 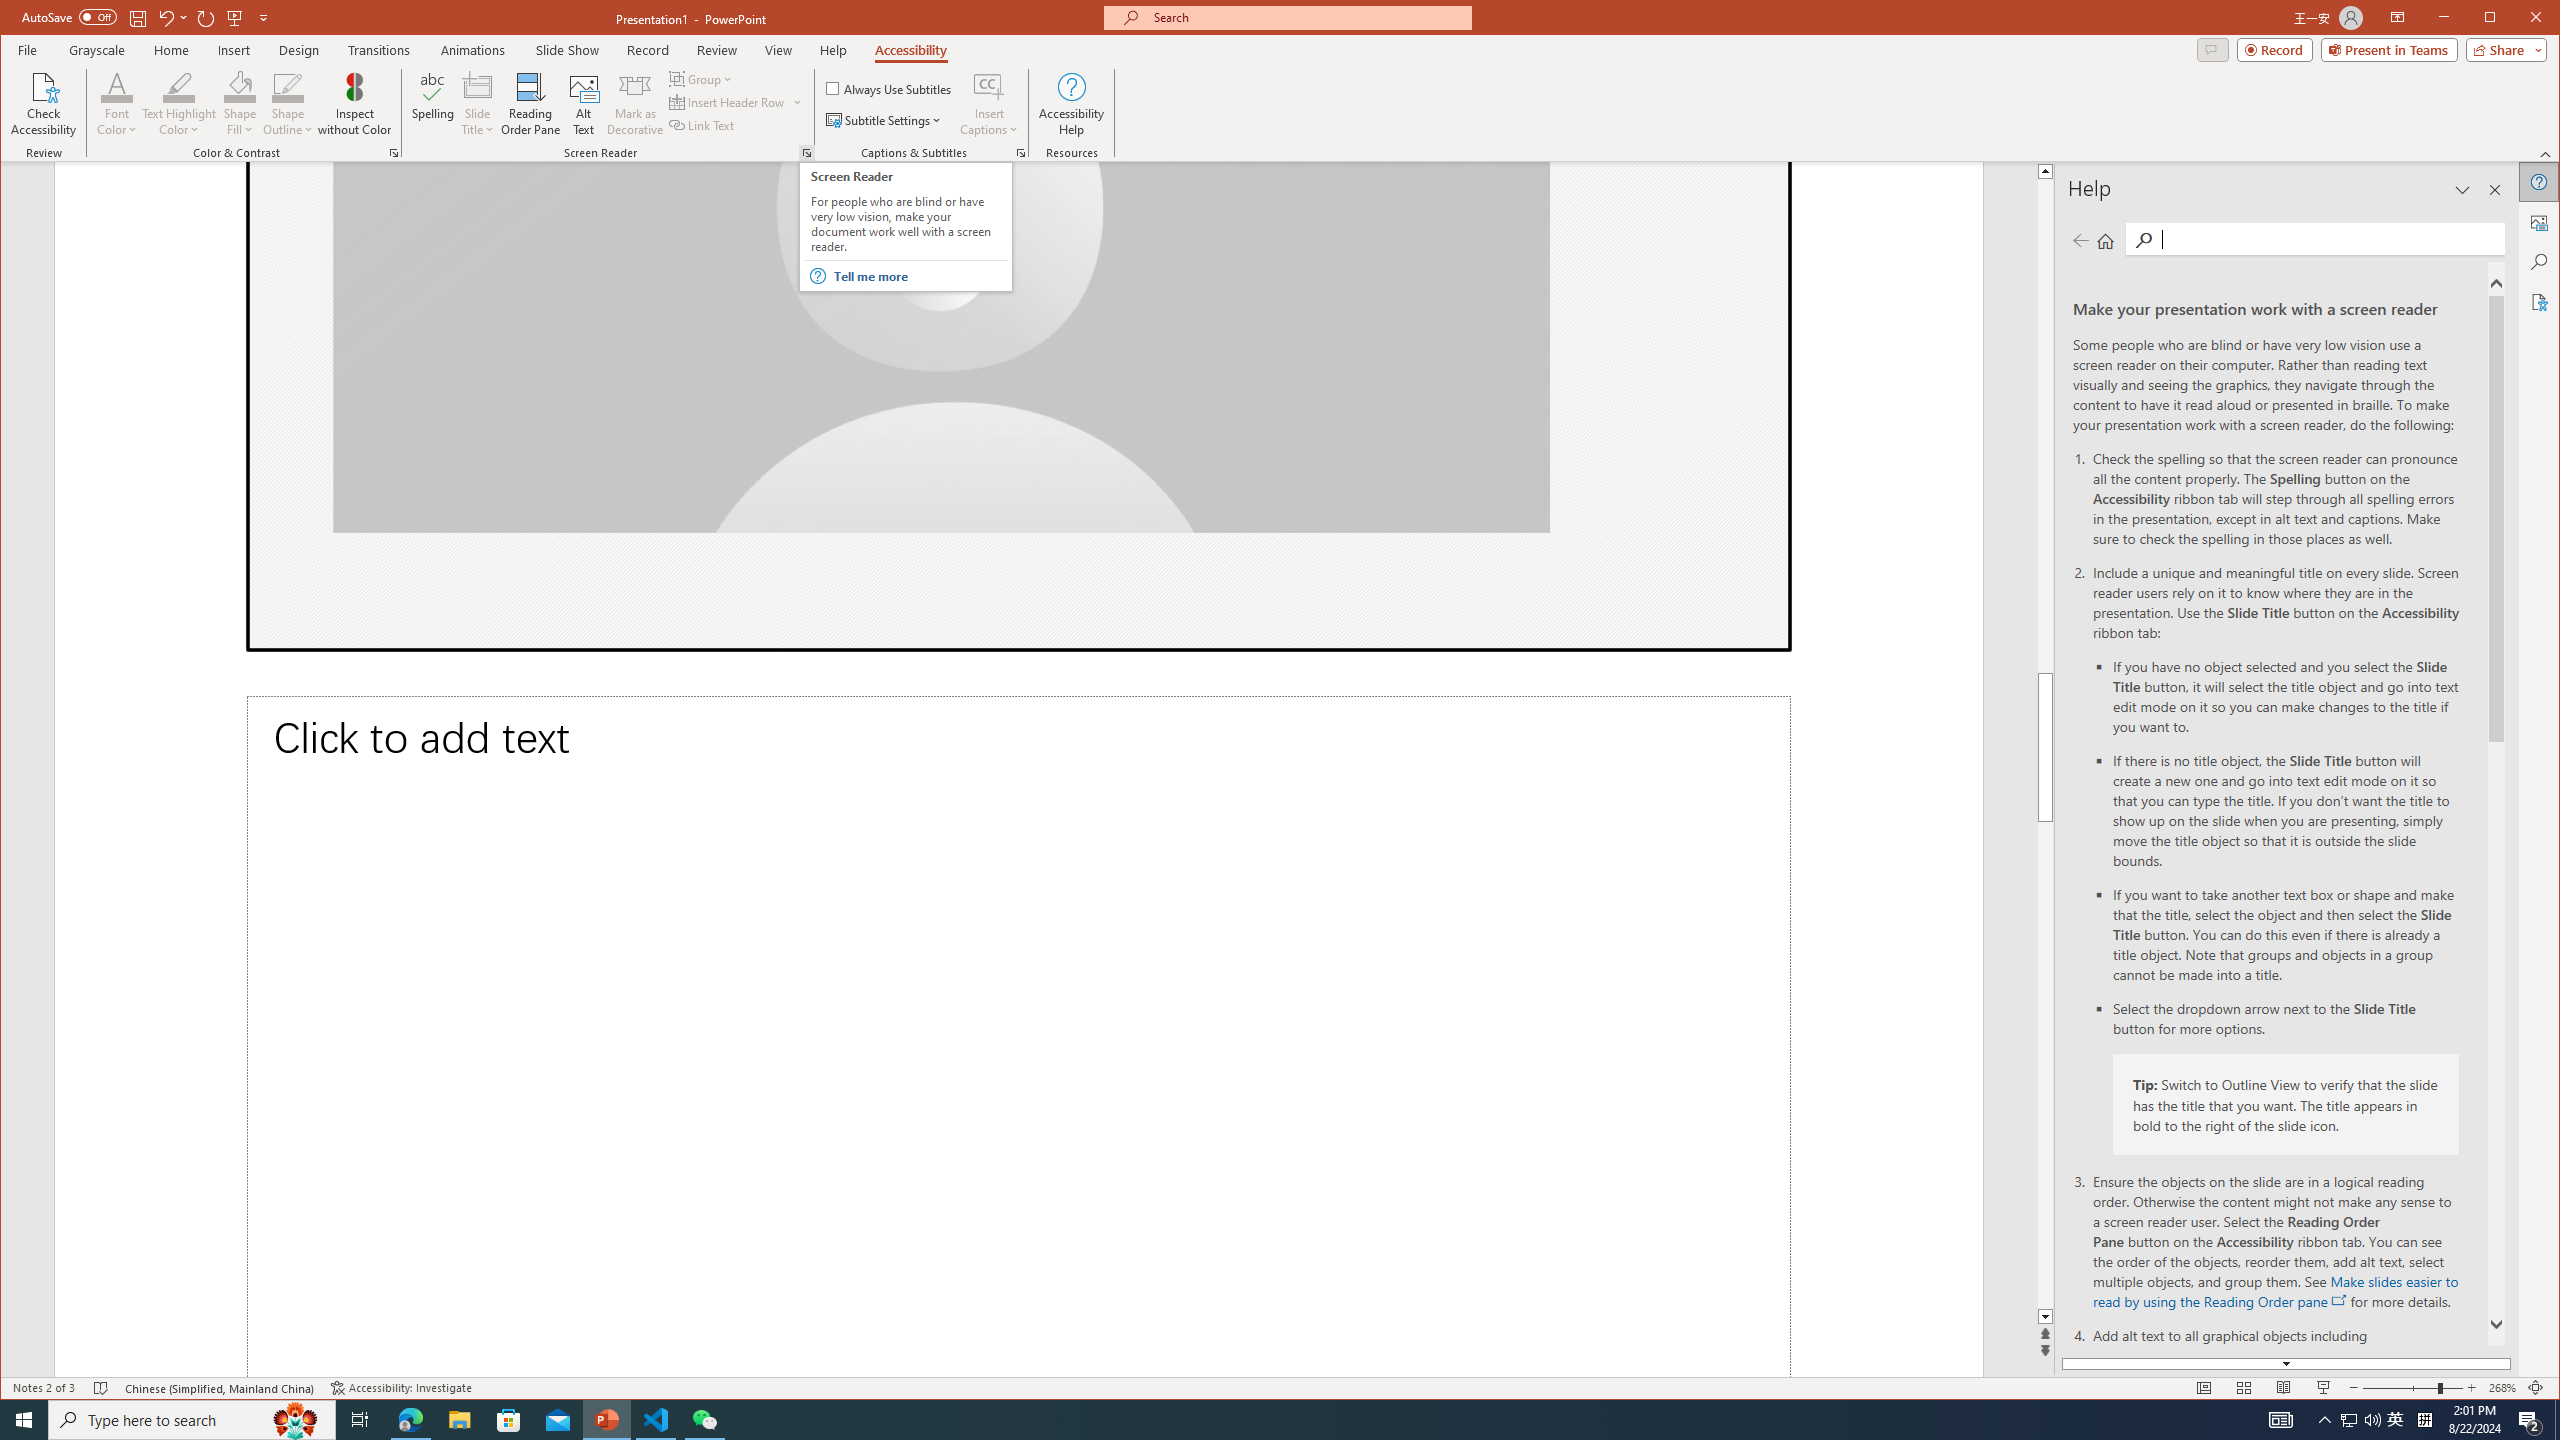 I want to click on 'Action Center, 2 new notifications', so click(x=2530, y=1418).